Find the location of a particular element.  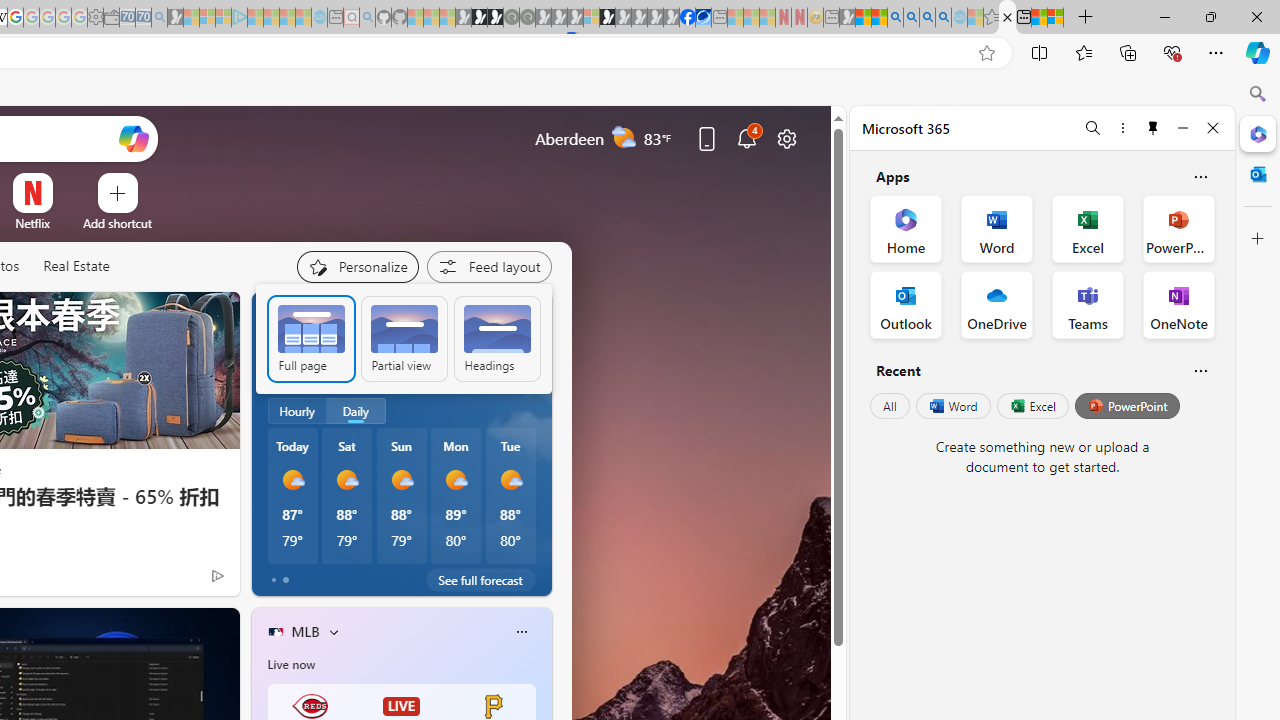

'Real Estate' is located at coordinates (76, 265).